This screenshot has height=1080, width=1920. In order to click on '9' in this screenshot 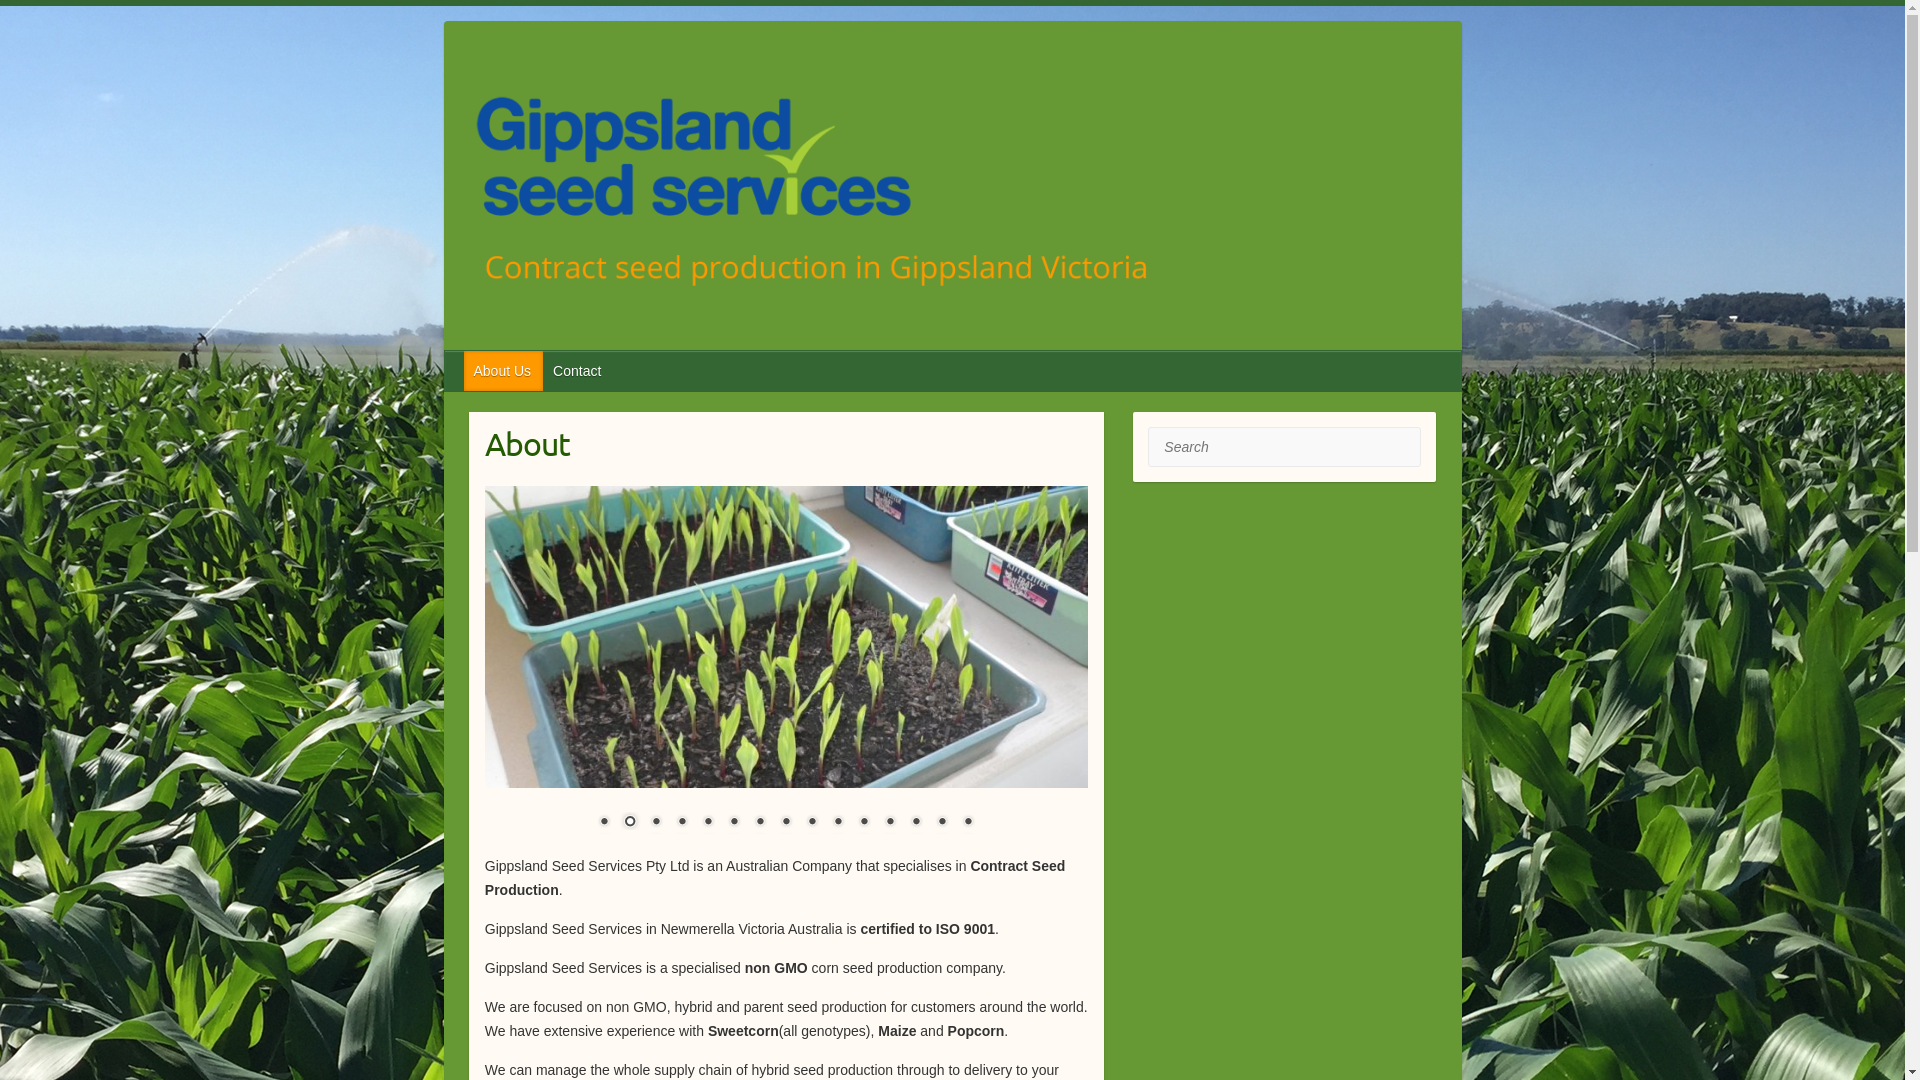, I will do `click(801, 822)`.